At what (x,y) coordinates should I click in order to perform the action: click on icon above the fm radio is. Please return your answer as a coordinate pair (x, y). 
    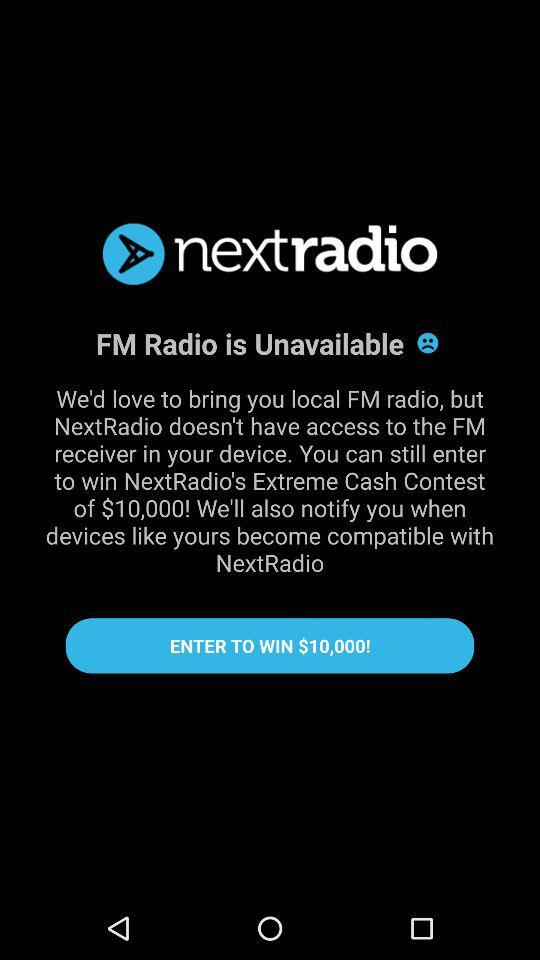
    Looking at the image, I should click on (270, 253).